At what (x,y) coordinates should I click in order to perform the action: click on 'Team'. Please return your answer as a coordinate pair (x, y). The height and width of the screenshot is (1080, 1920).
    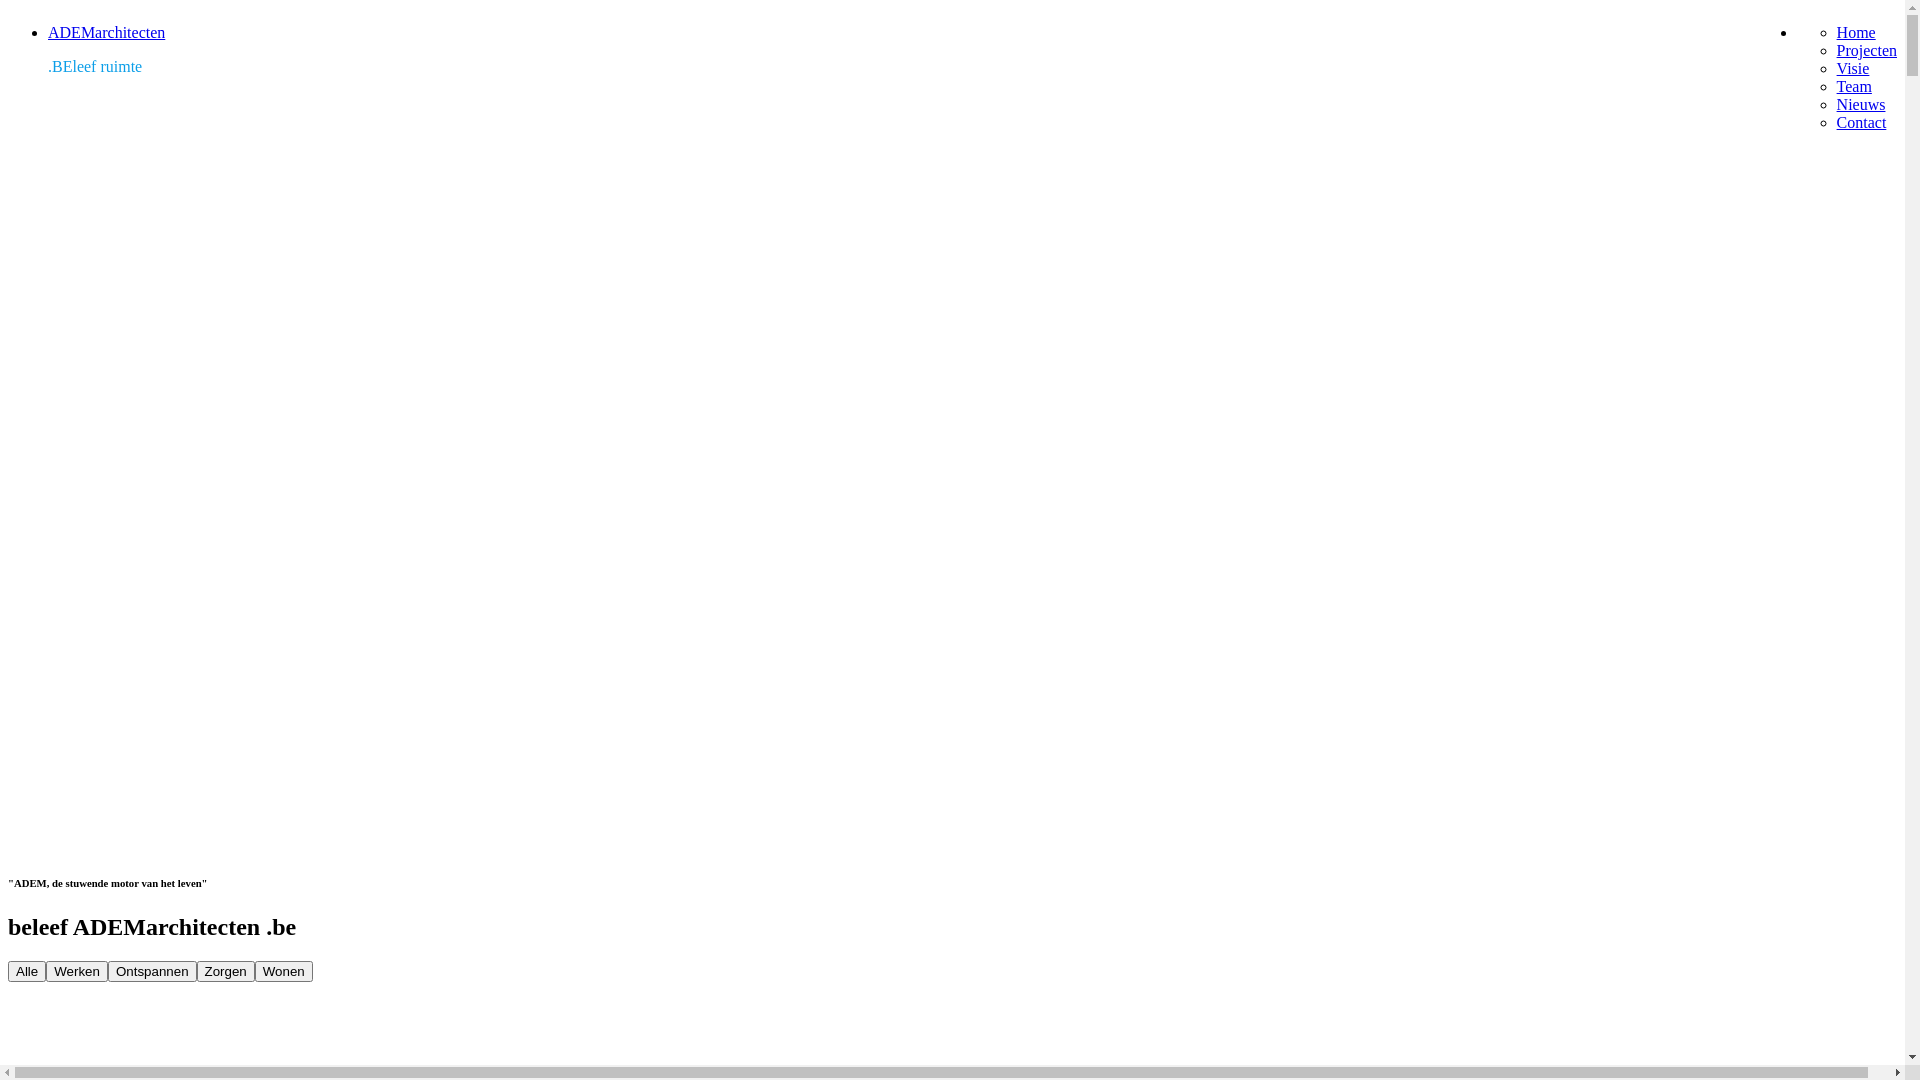
    Looking at the image, I should click on (1853, 85).